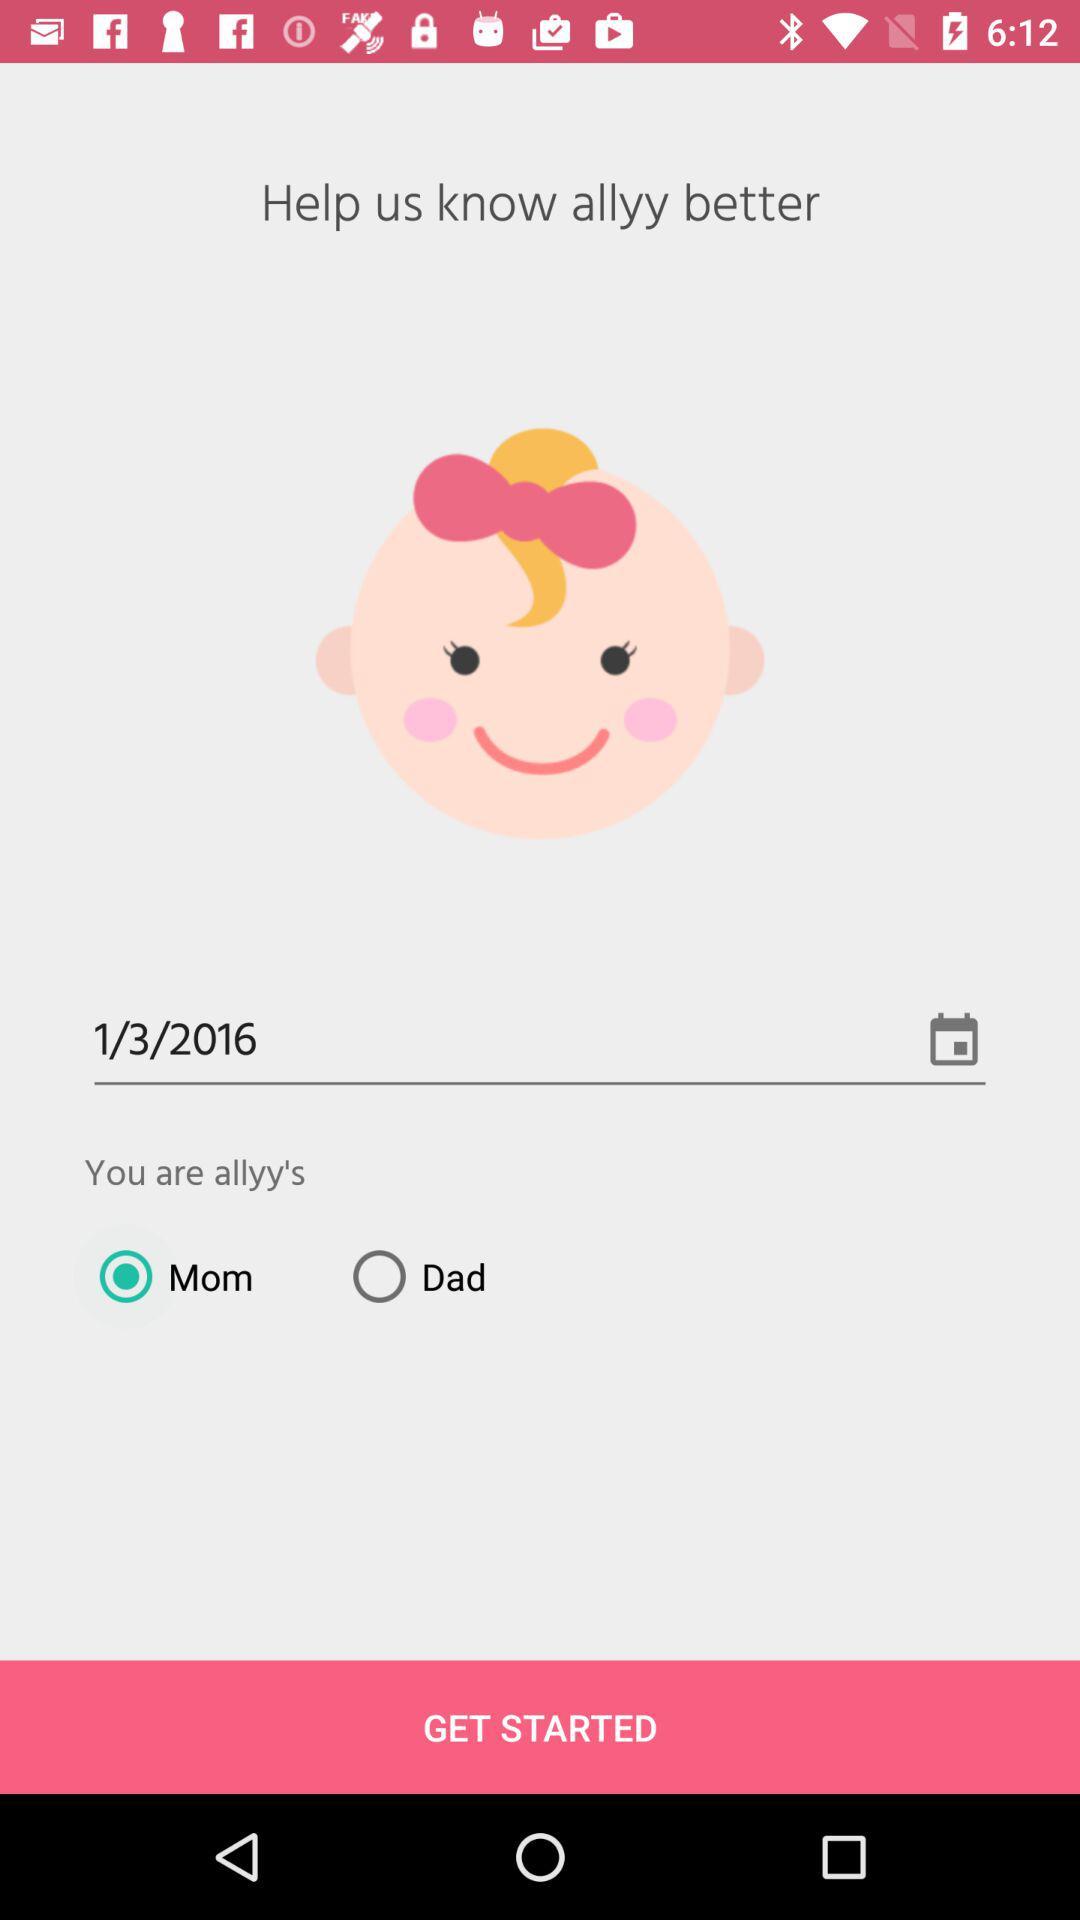  I want to click on the get started, so click(540, 1726).